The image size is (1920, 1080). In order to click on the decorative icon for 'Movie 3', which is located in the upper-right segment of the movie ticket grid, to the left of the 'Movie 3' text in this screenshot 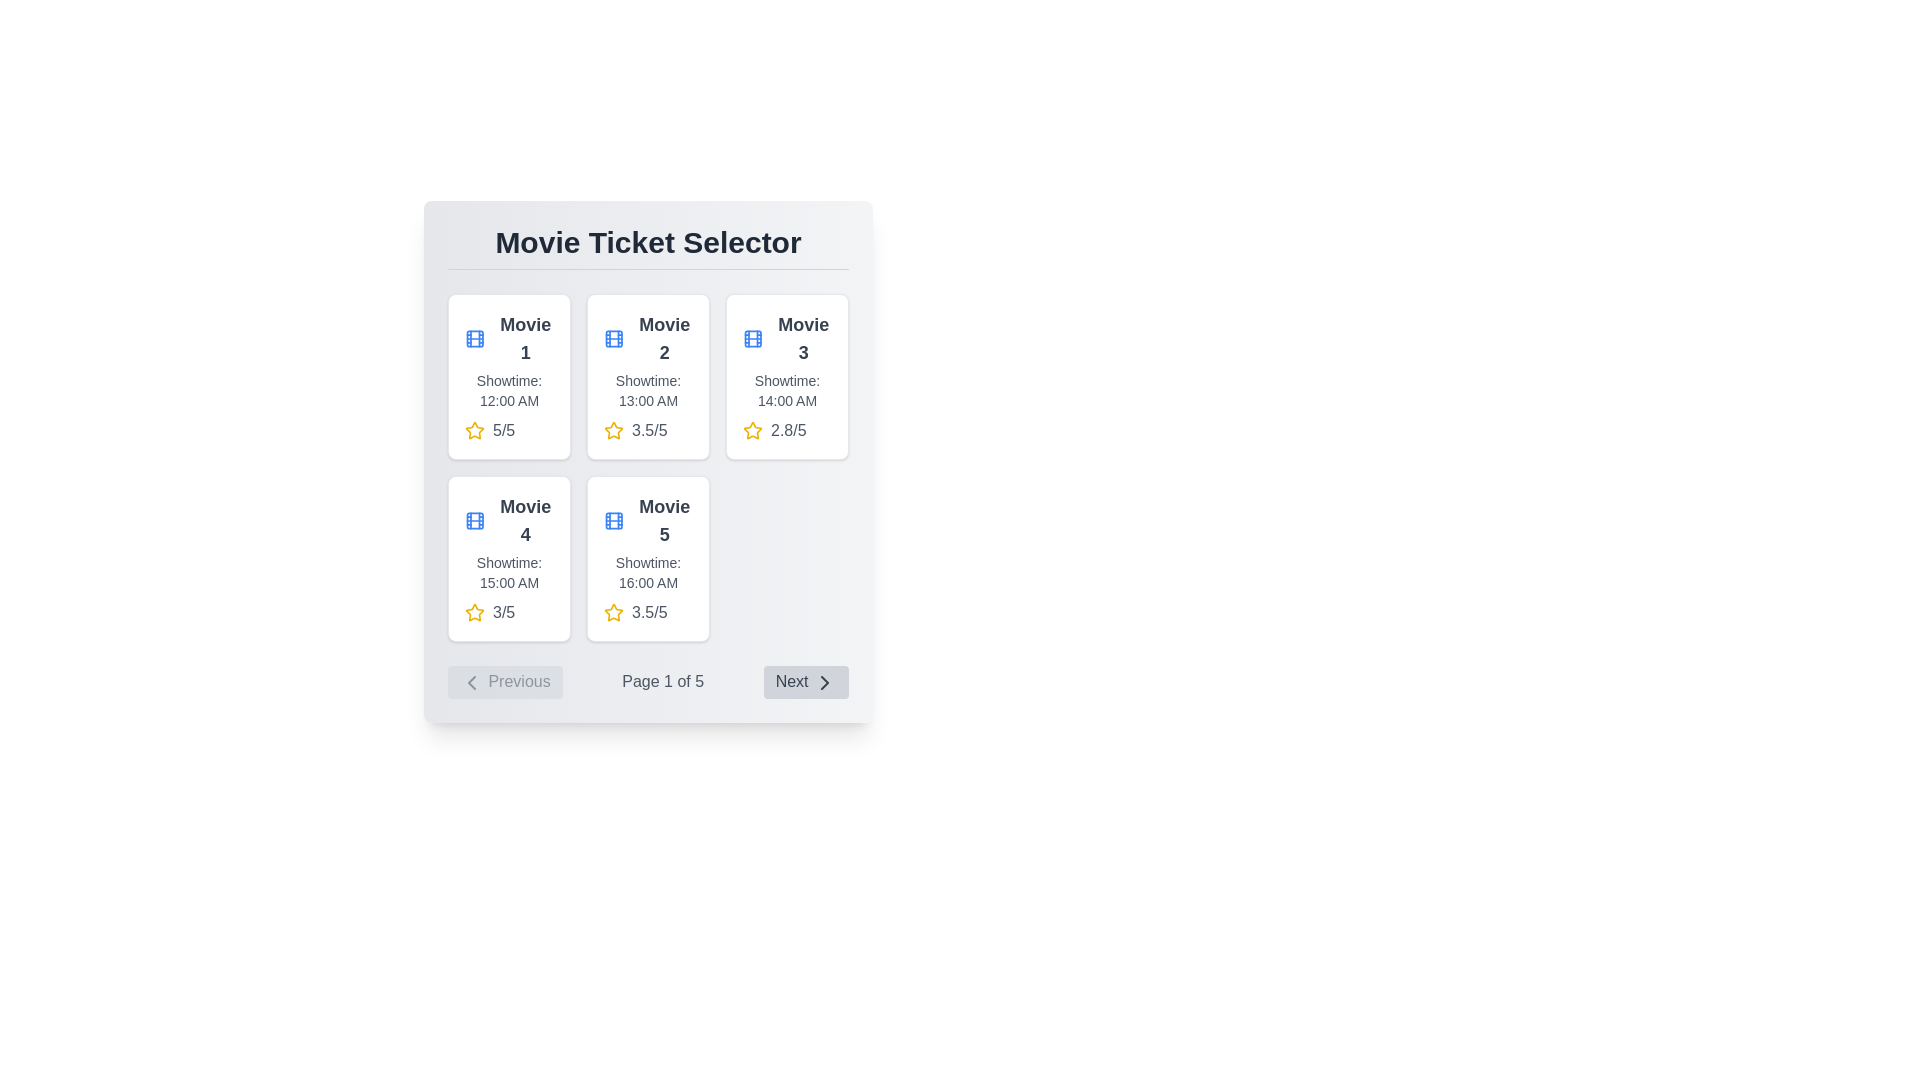, I will do `click(752, 338)`.